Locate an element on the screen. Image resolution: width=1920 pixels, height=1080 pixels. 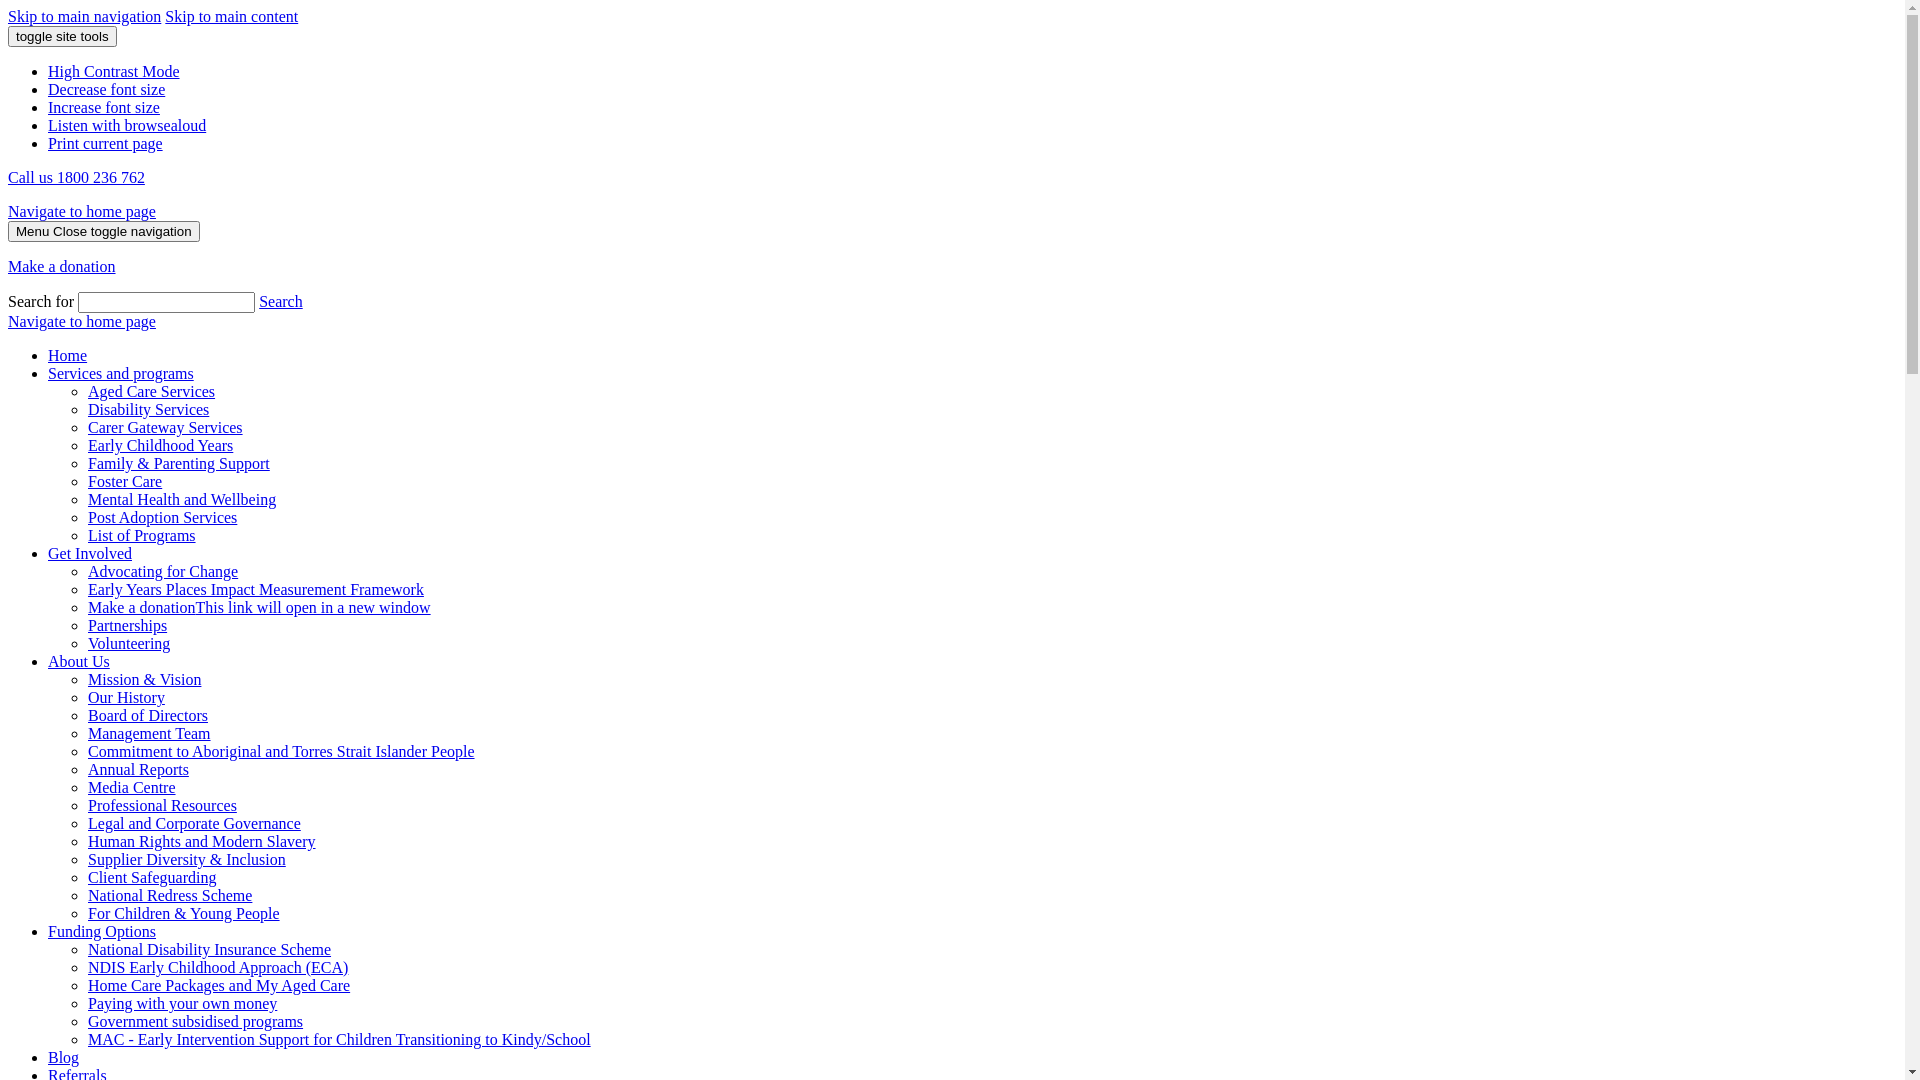
'Paying with your own money' is located at coordinates (182, 1003).